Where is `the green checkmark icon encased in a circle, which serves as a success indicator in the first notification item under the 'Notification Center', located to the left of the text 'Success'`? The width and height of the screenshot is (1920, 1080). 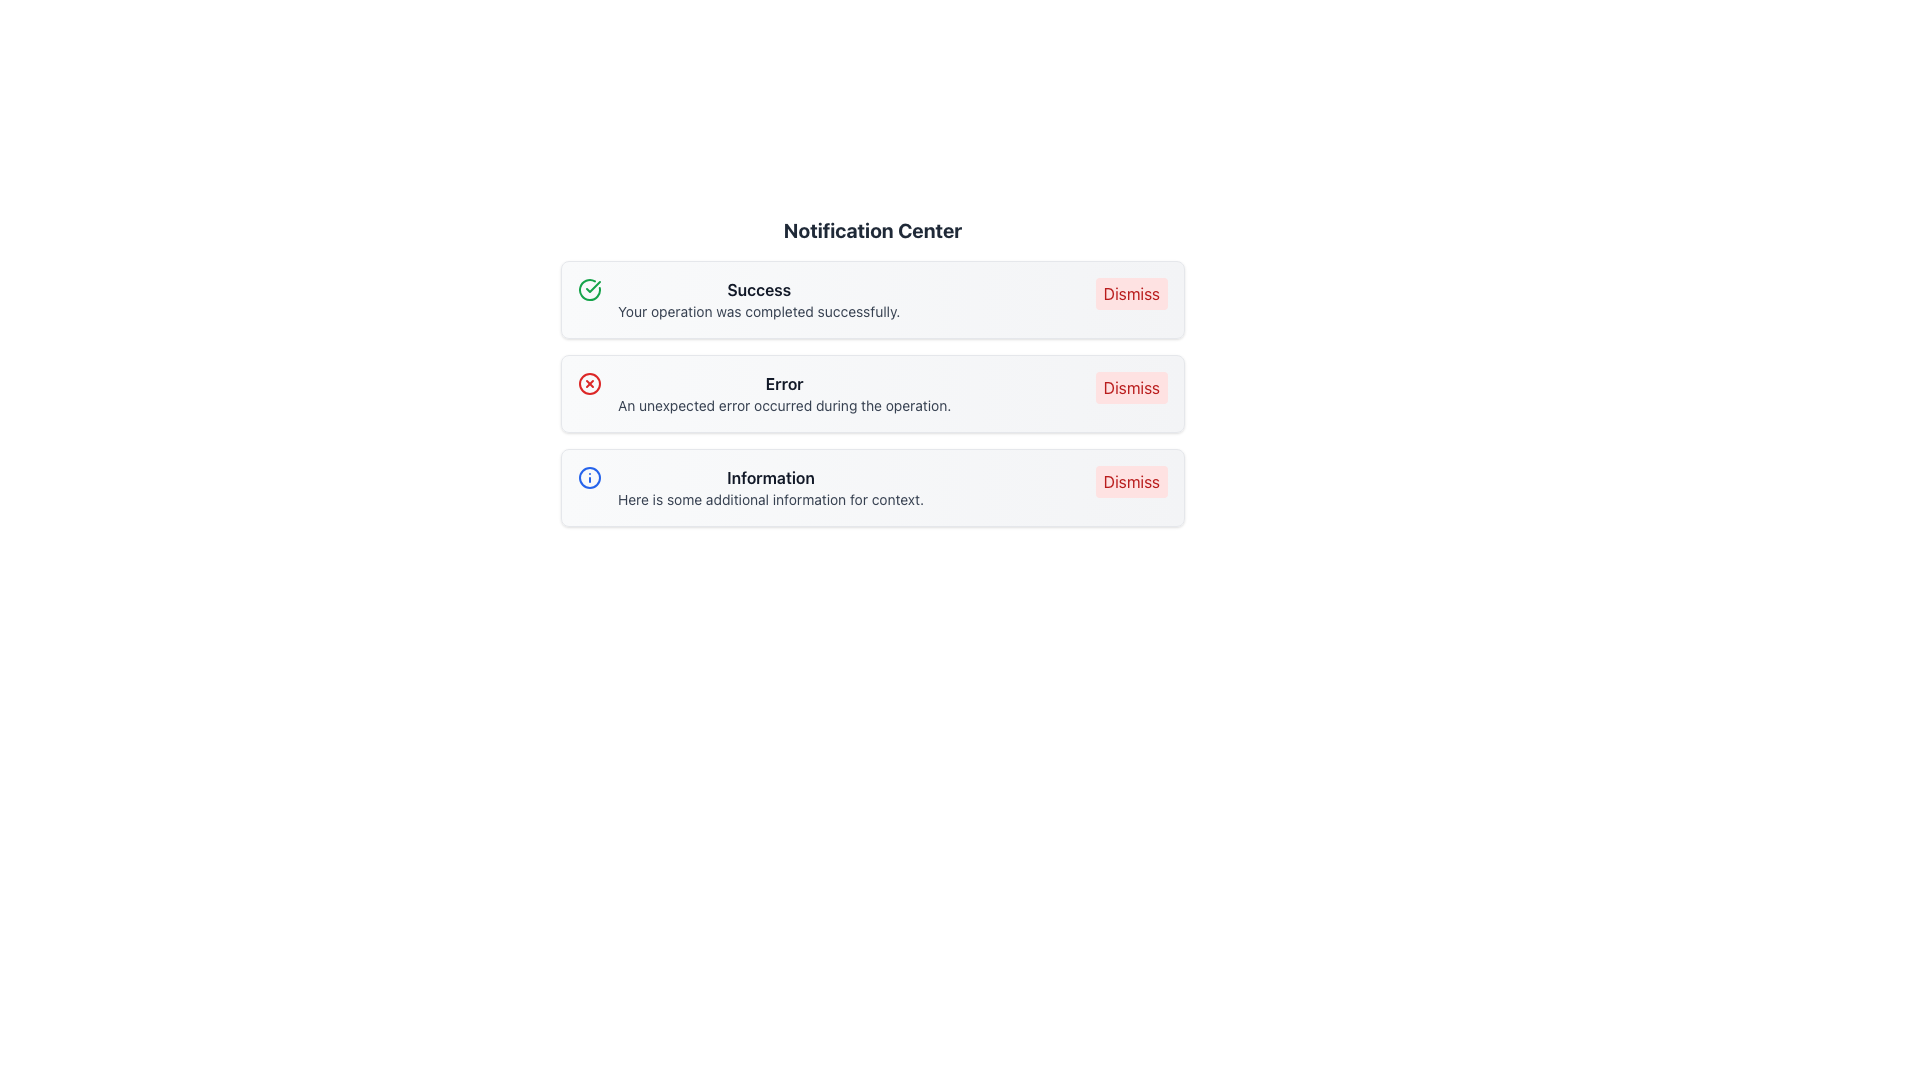
the green checkmark icon encased in a circle, which serves as a success indicator in the first notification item under the 'Notification Center', located to the left of the text 'Success' is located at coordinates (589, 289).